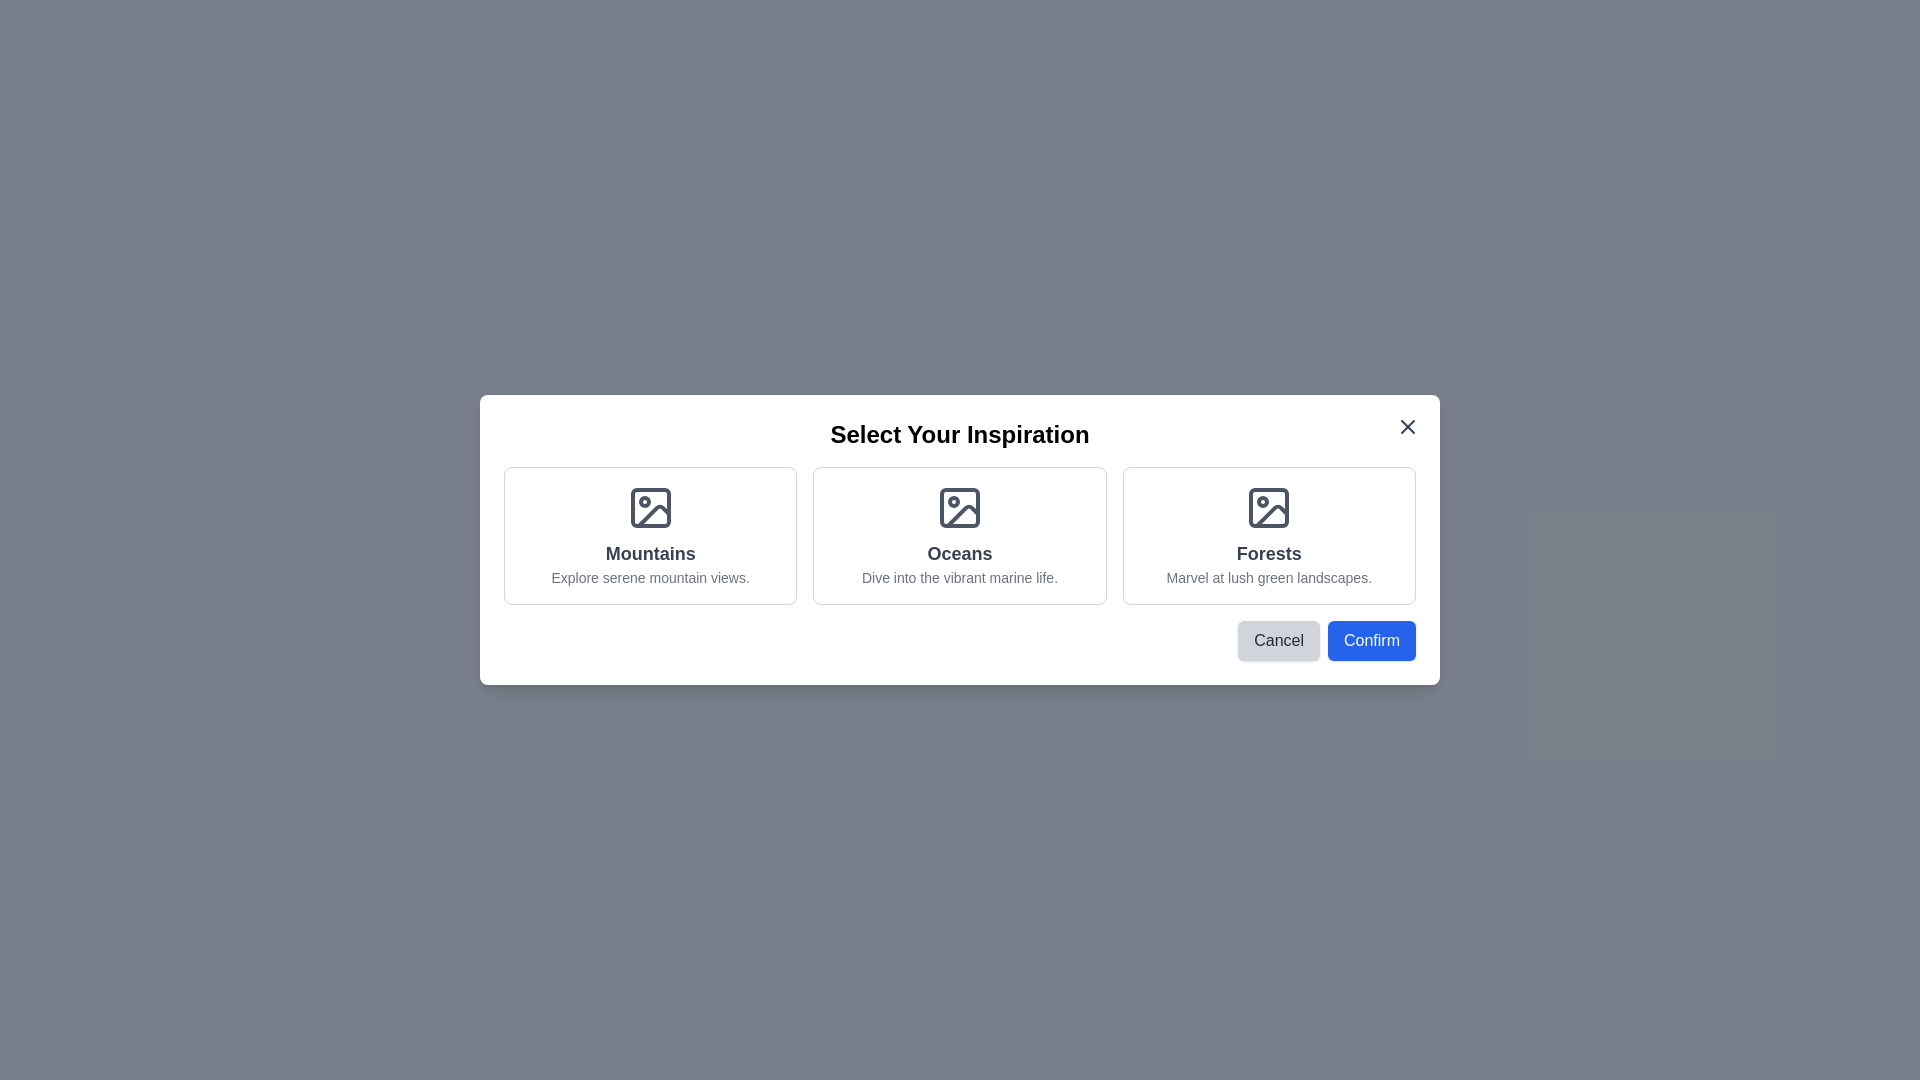  Describe the element at coordinates (650, 578) in the screenshot. I see `the static text element that displays 'Explore serene mountain views.' which is styled in light gray and positioned below the heading 'Mountains'` at that location.